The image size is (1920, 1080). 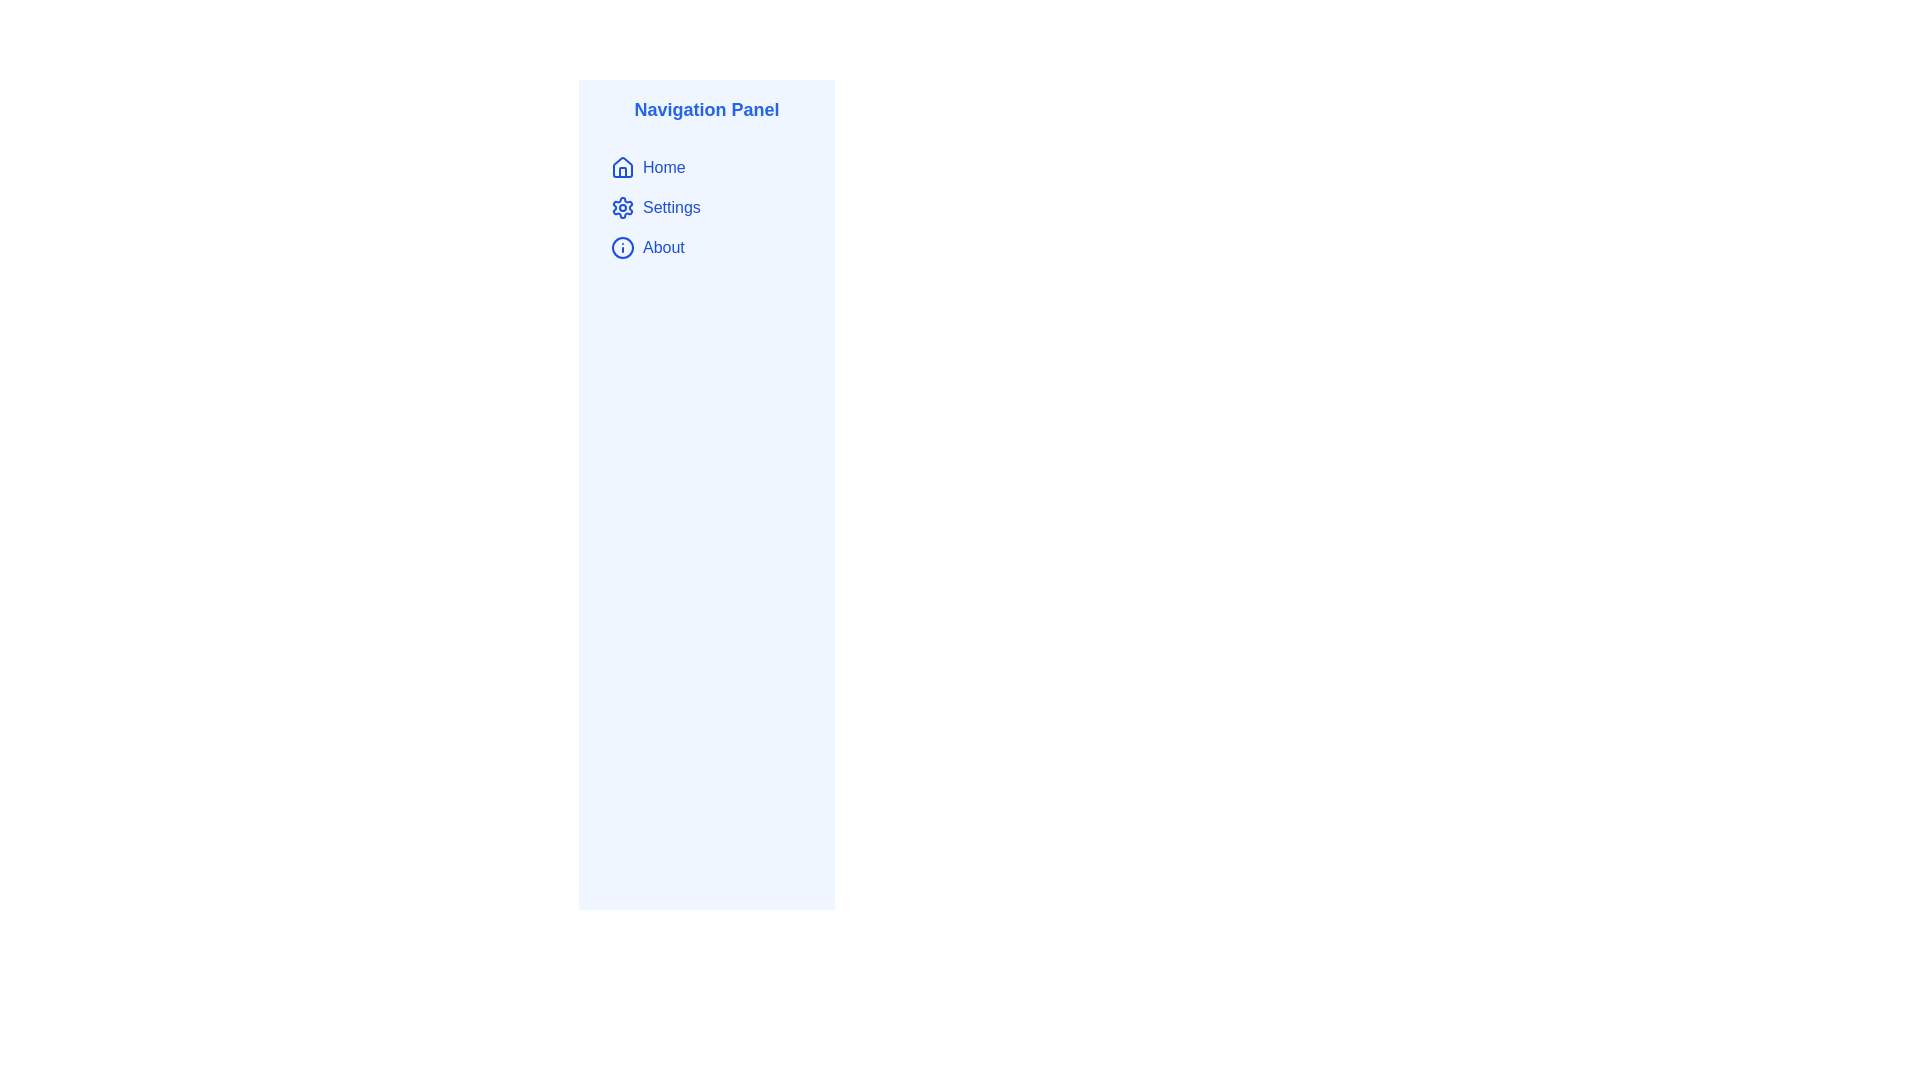 I want to click on the Text Label located at the top of the sidebar navigation menu that describes the purpose of the sidebar, so click(x=706, y=110).